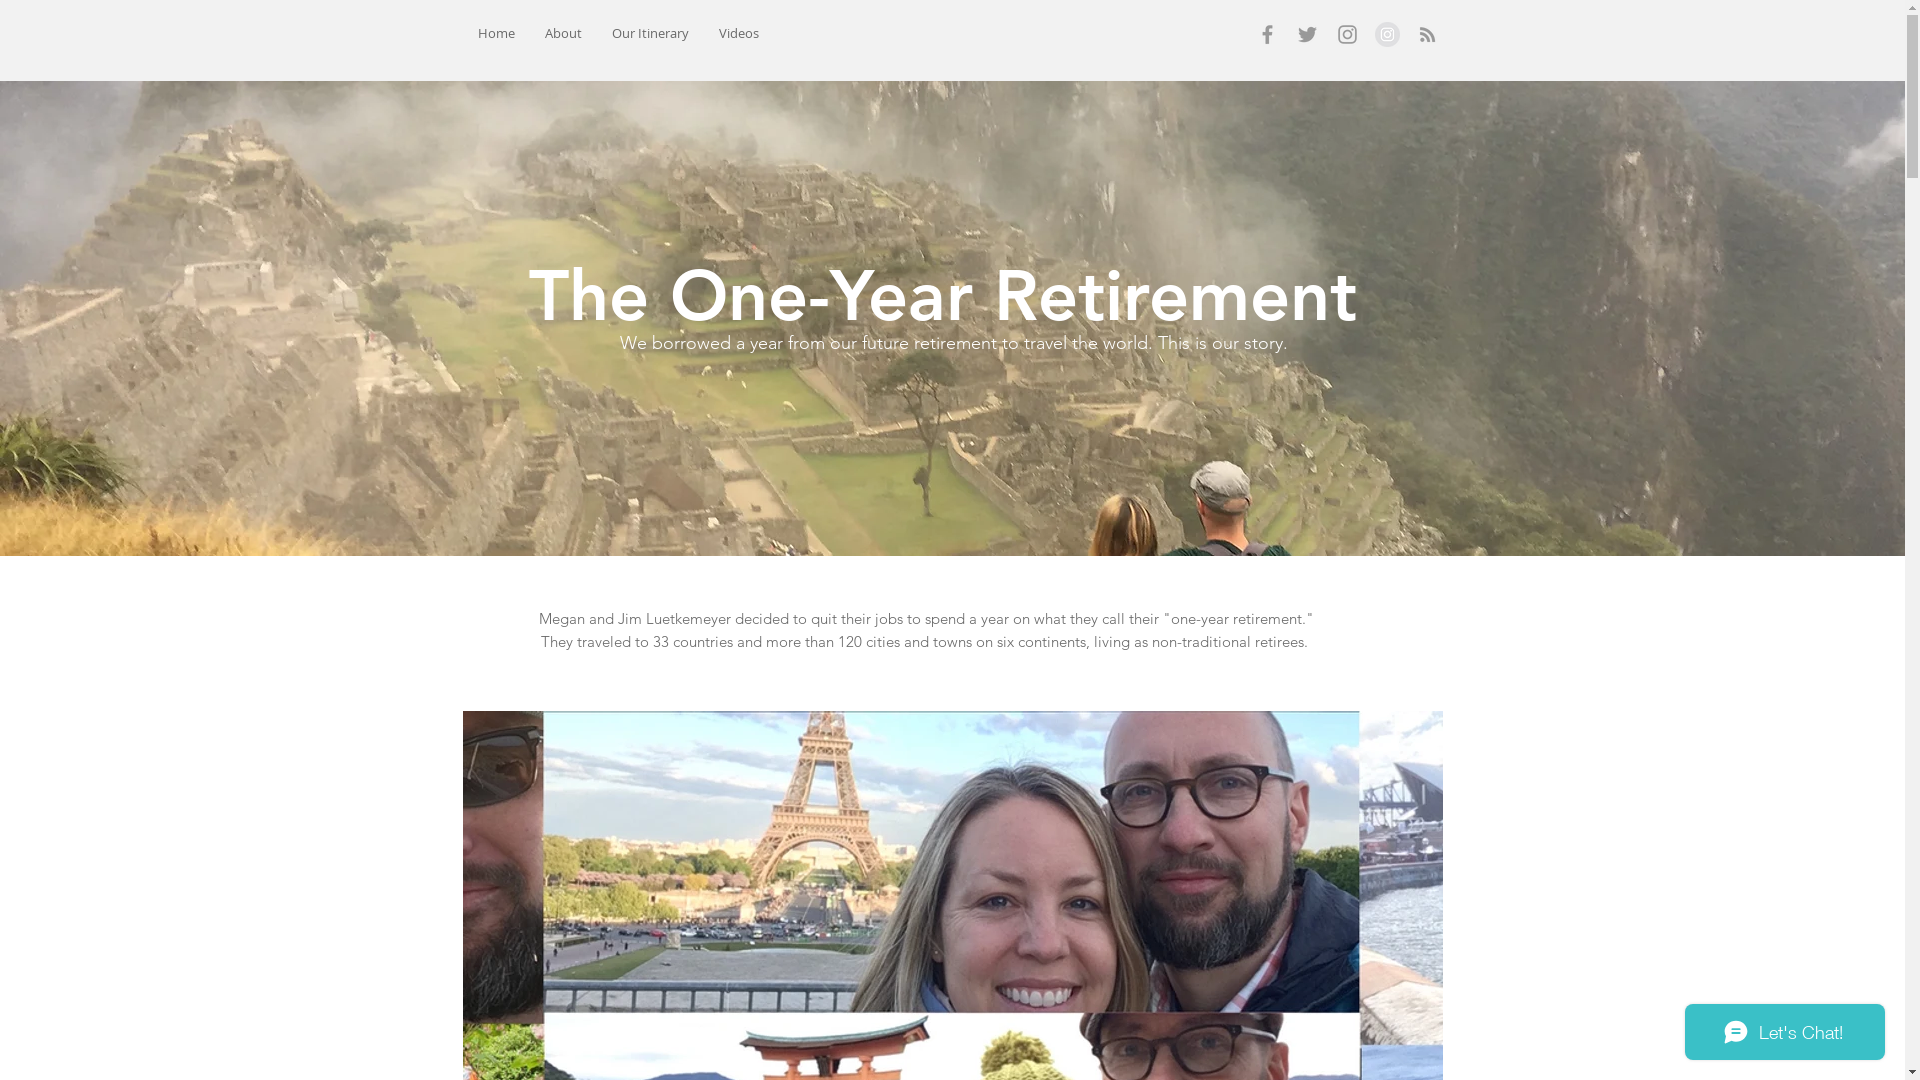 The image size is (1920, 1080). I want to click on 'Videos', so click(738, 33).